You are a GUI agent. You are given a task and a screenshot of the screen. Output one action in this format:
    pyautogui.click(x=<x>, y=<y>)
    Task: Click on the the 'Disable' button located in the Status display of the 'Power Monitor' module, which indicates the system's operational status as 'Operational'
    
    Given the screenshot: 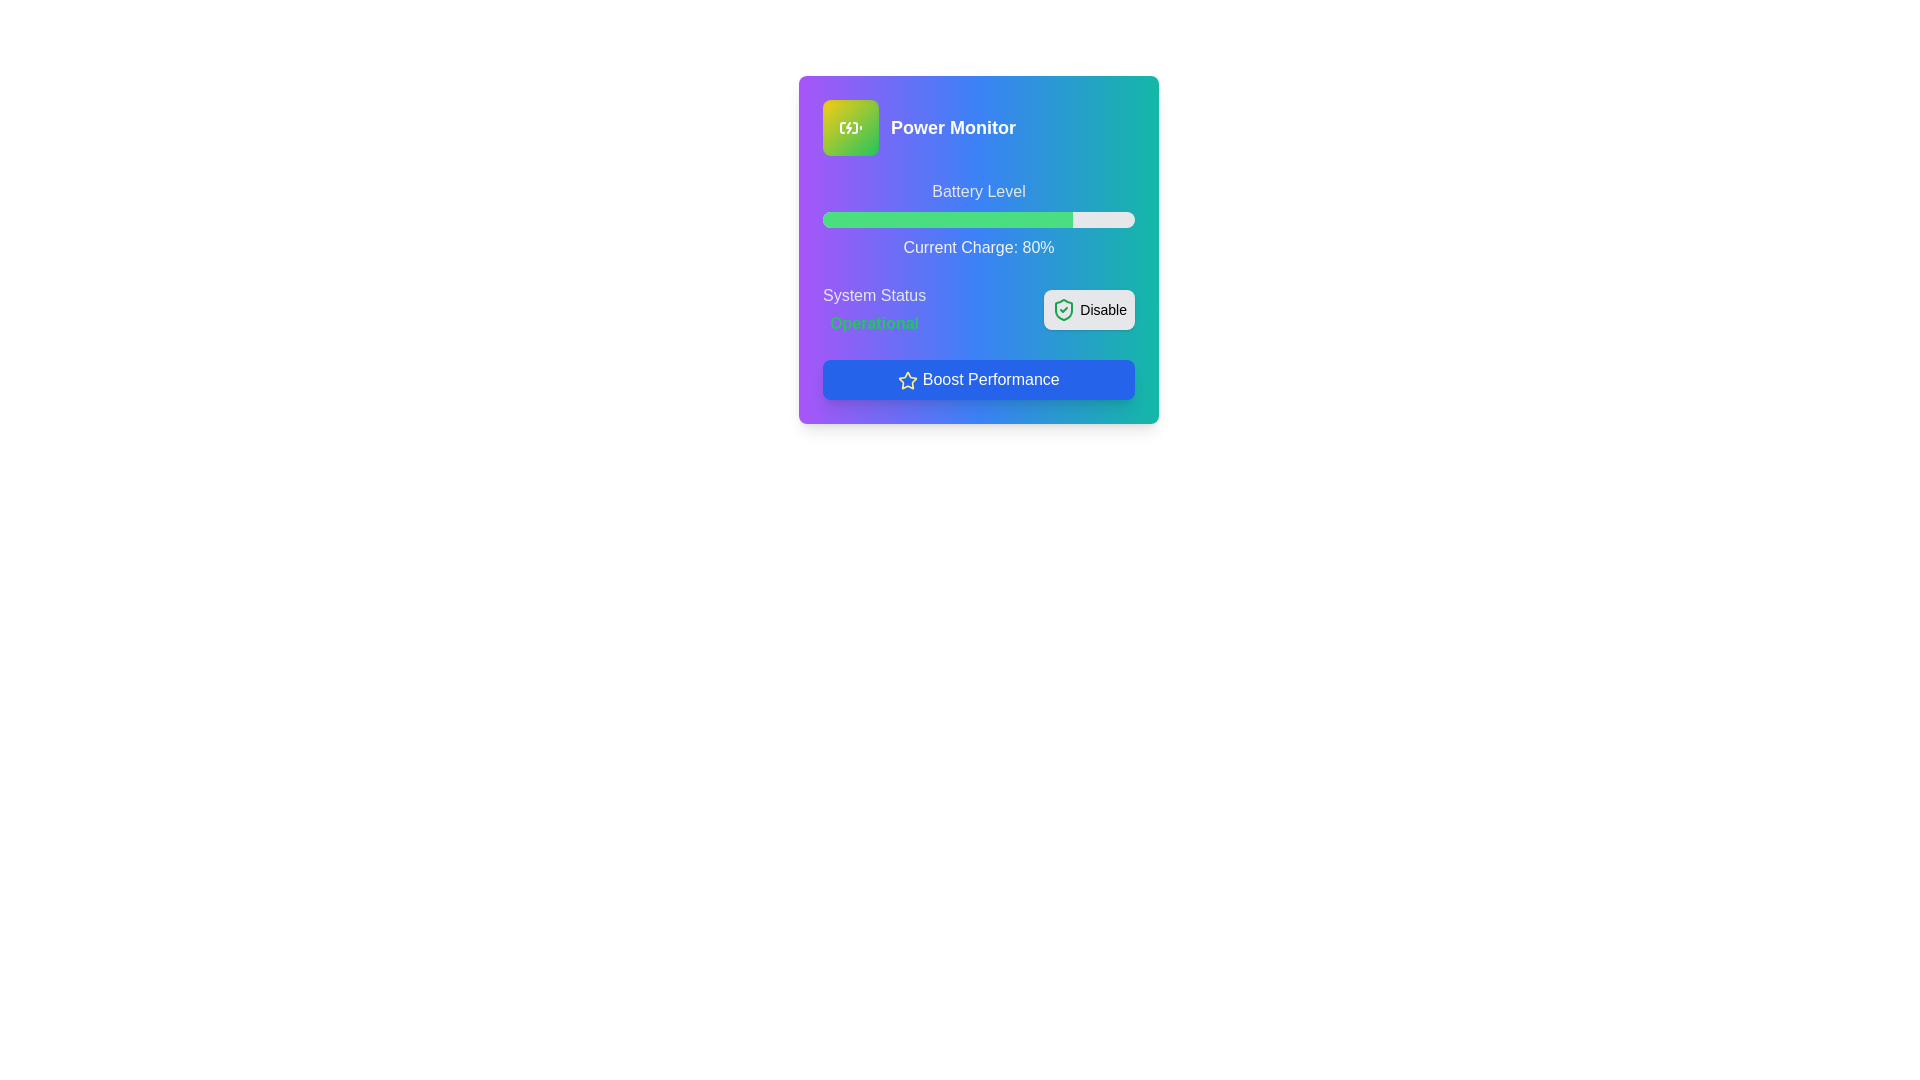 What is the action you would take?
    pyautogui.click(x=979, y=309)
    